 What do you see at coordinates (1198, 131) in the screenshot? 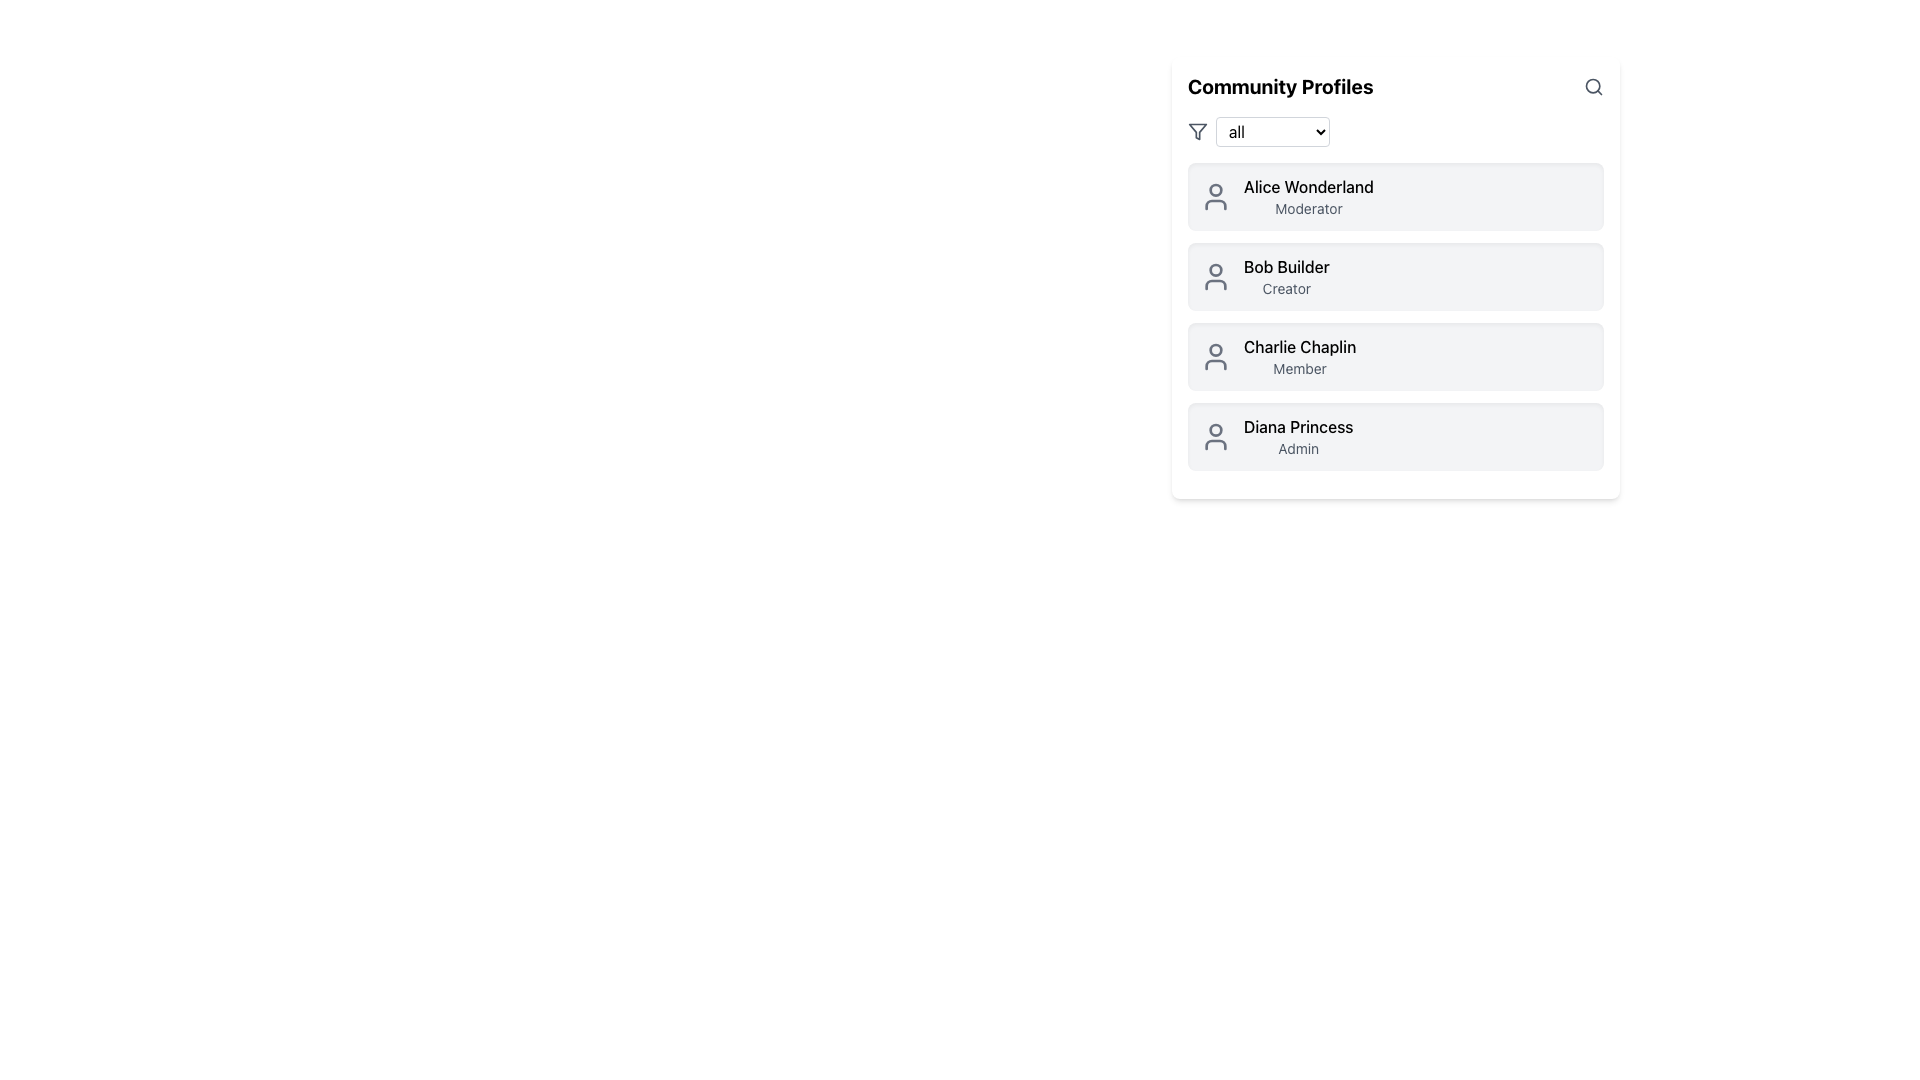
I see `the triangular filter icon located to the left of the 'all' dropdown menu in the 'Community Profiles' panel` at bounding box center [1198, 131].